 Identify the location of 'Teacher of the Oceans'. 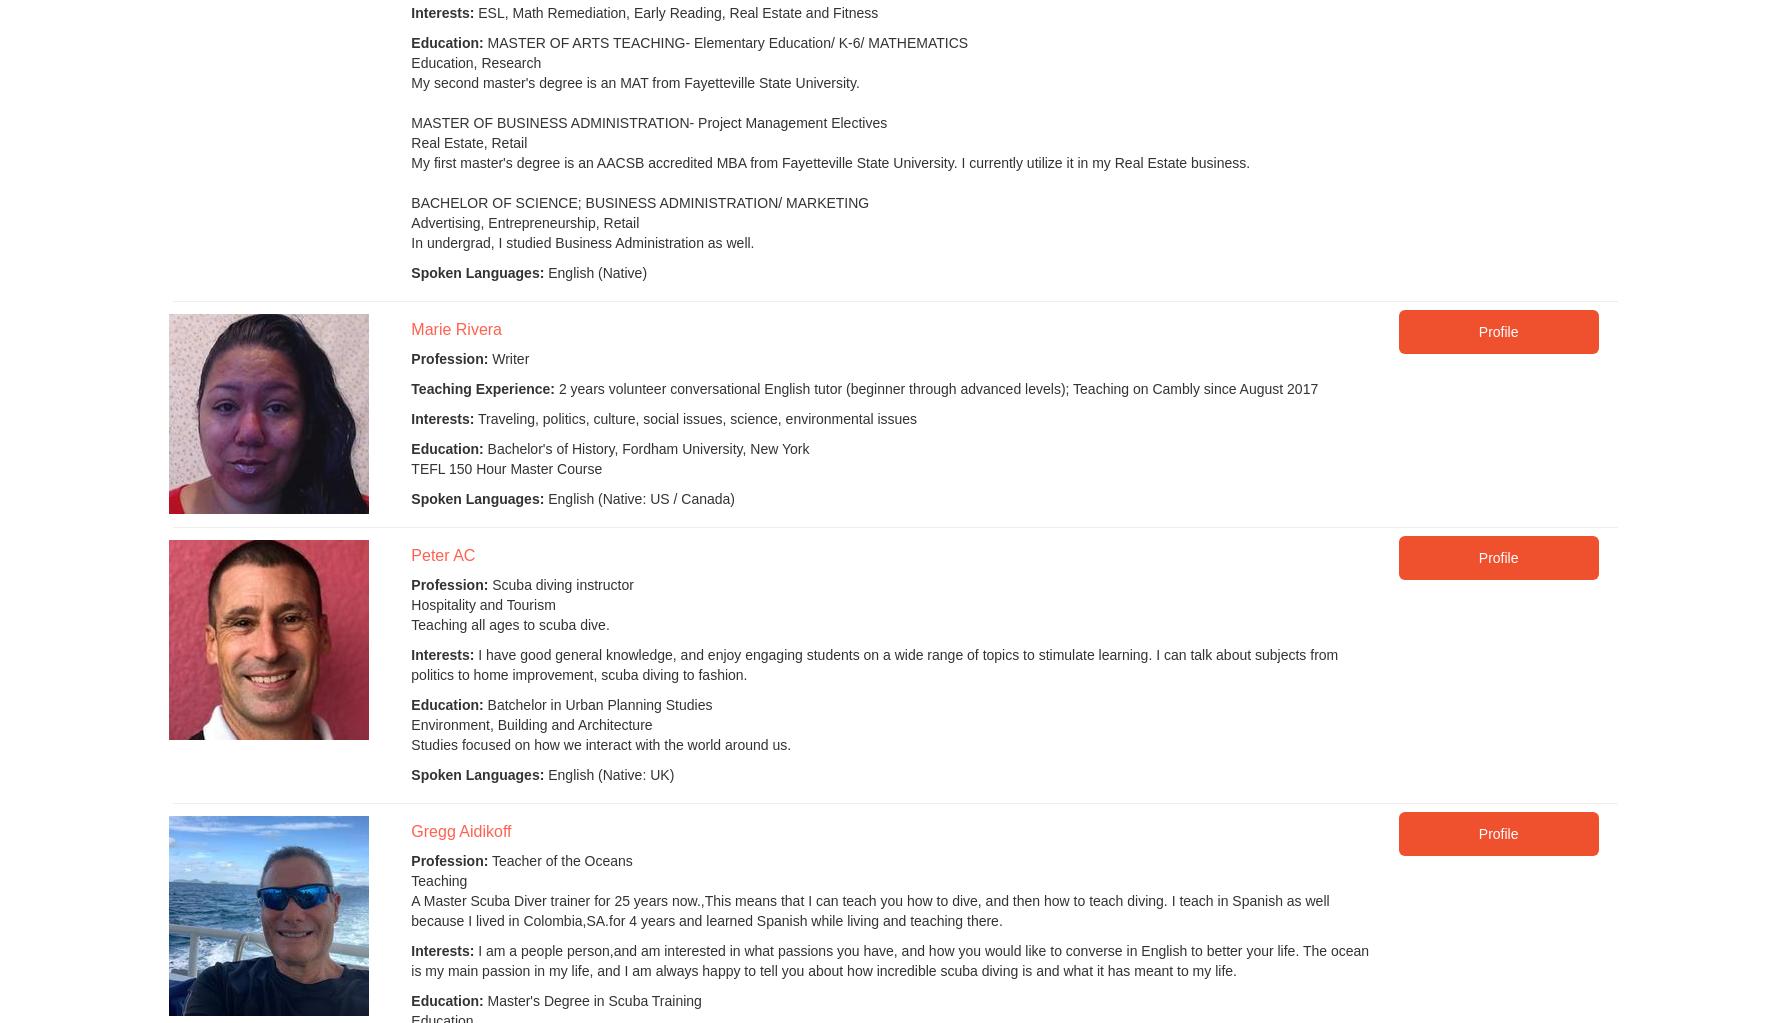
(558, 859).